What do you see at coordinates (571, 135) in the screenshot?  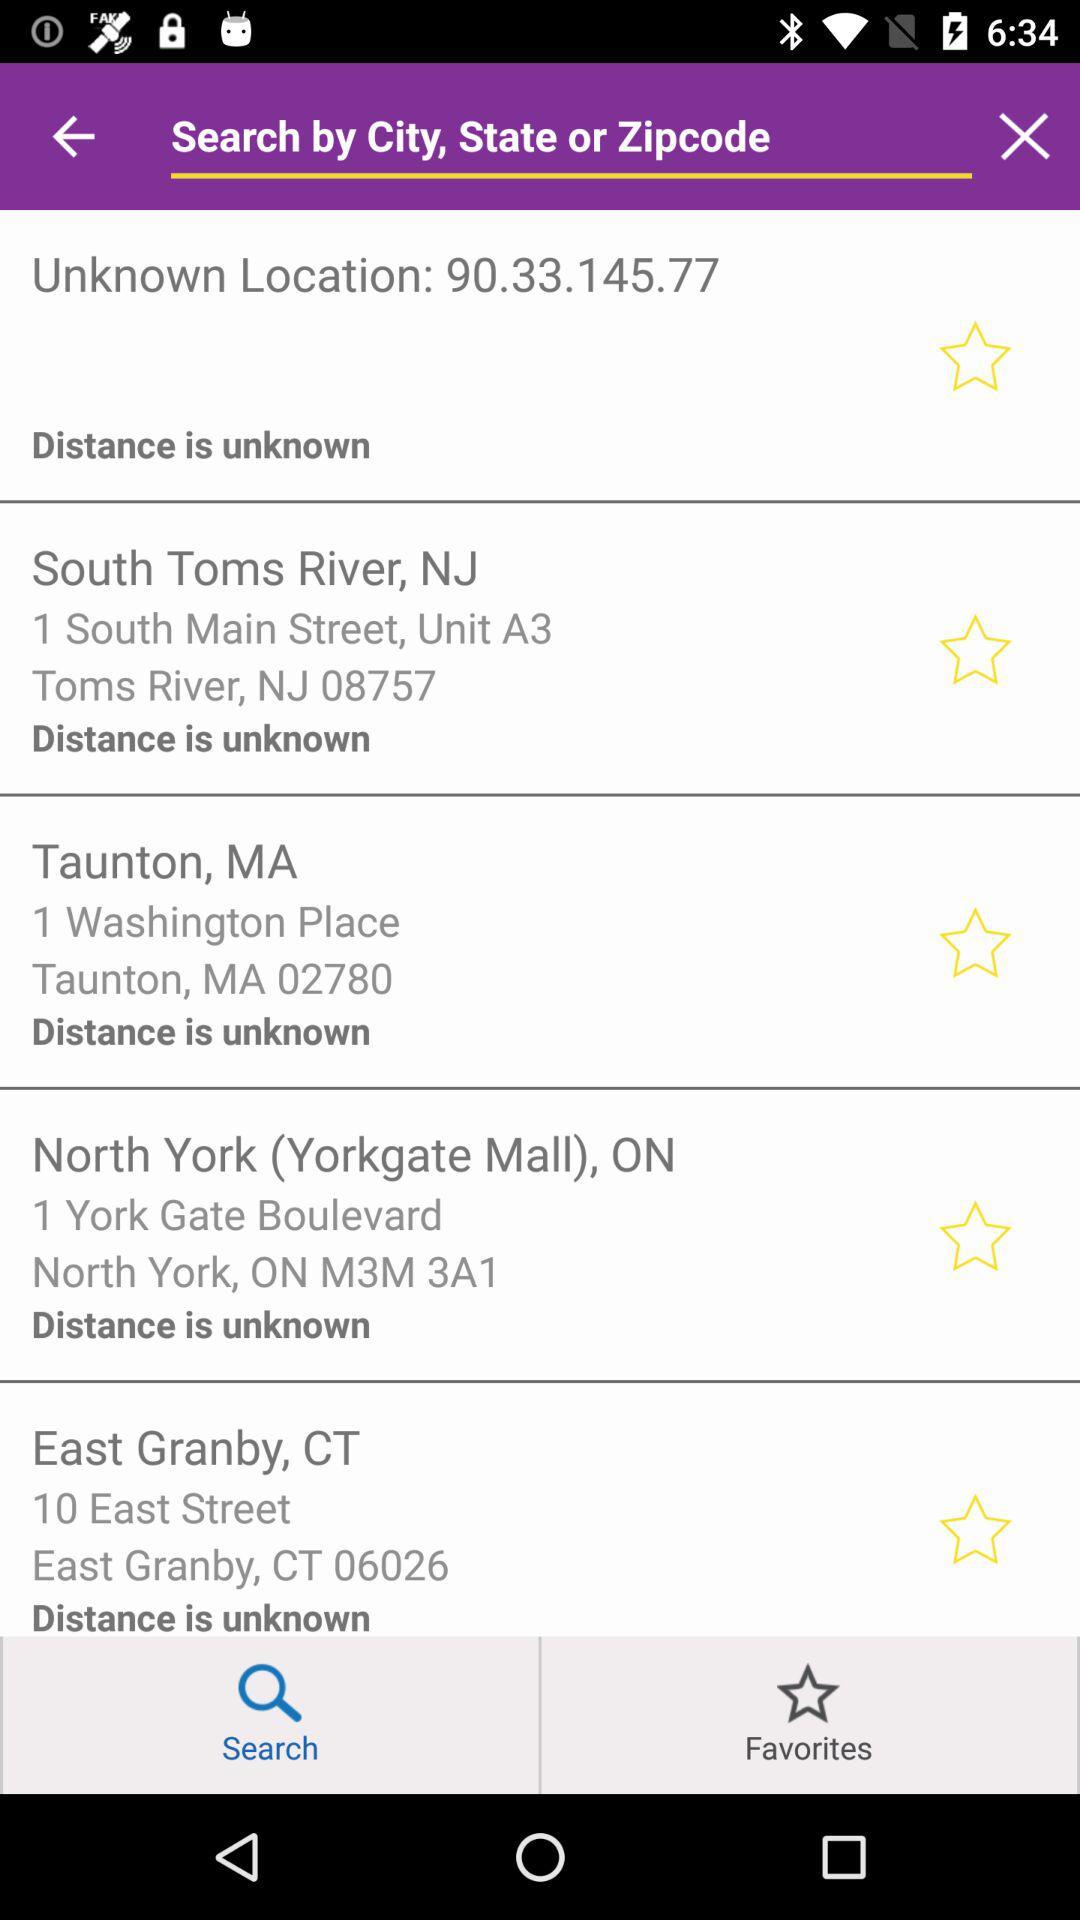 I see `search location` at bounding box center [571, 135].